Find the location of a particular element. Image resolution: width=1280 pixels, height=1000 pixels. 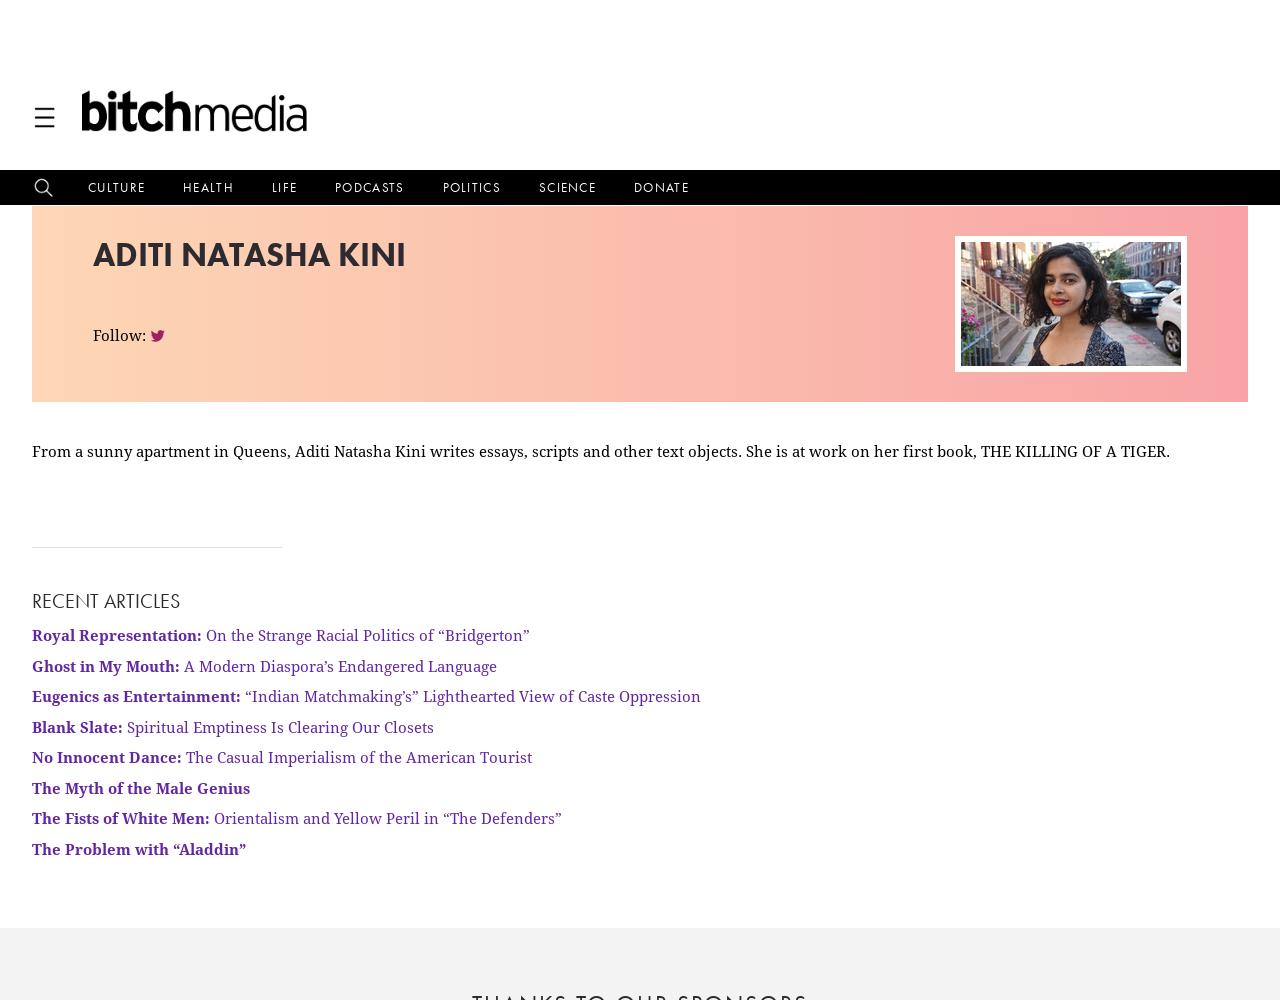

'Blank Slate:' is located at coordinates (77, 725).